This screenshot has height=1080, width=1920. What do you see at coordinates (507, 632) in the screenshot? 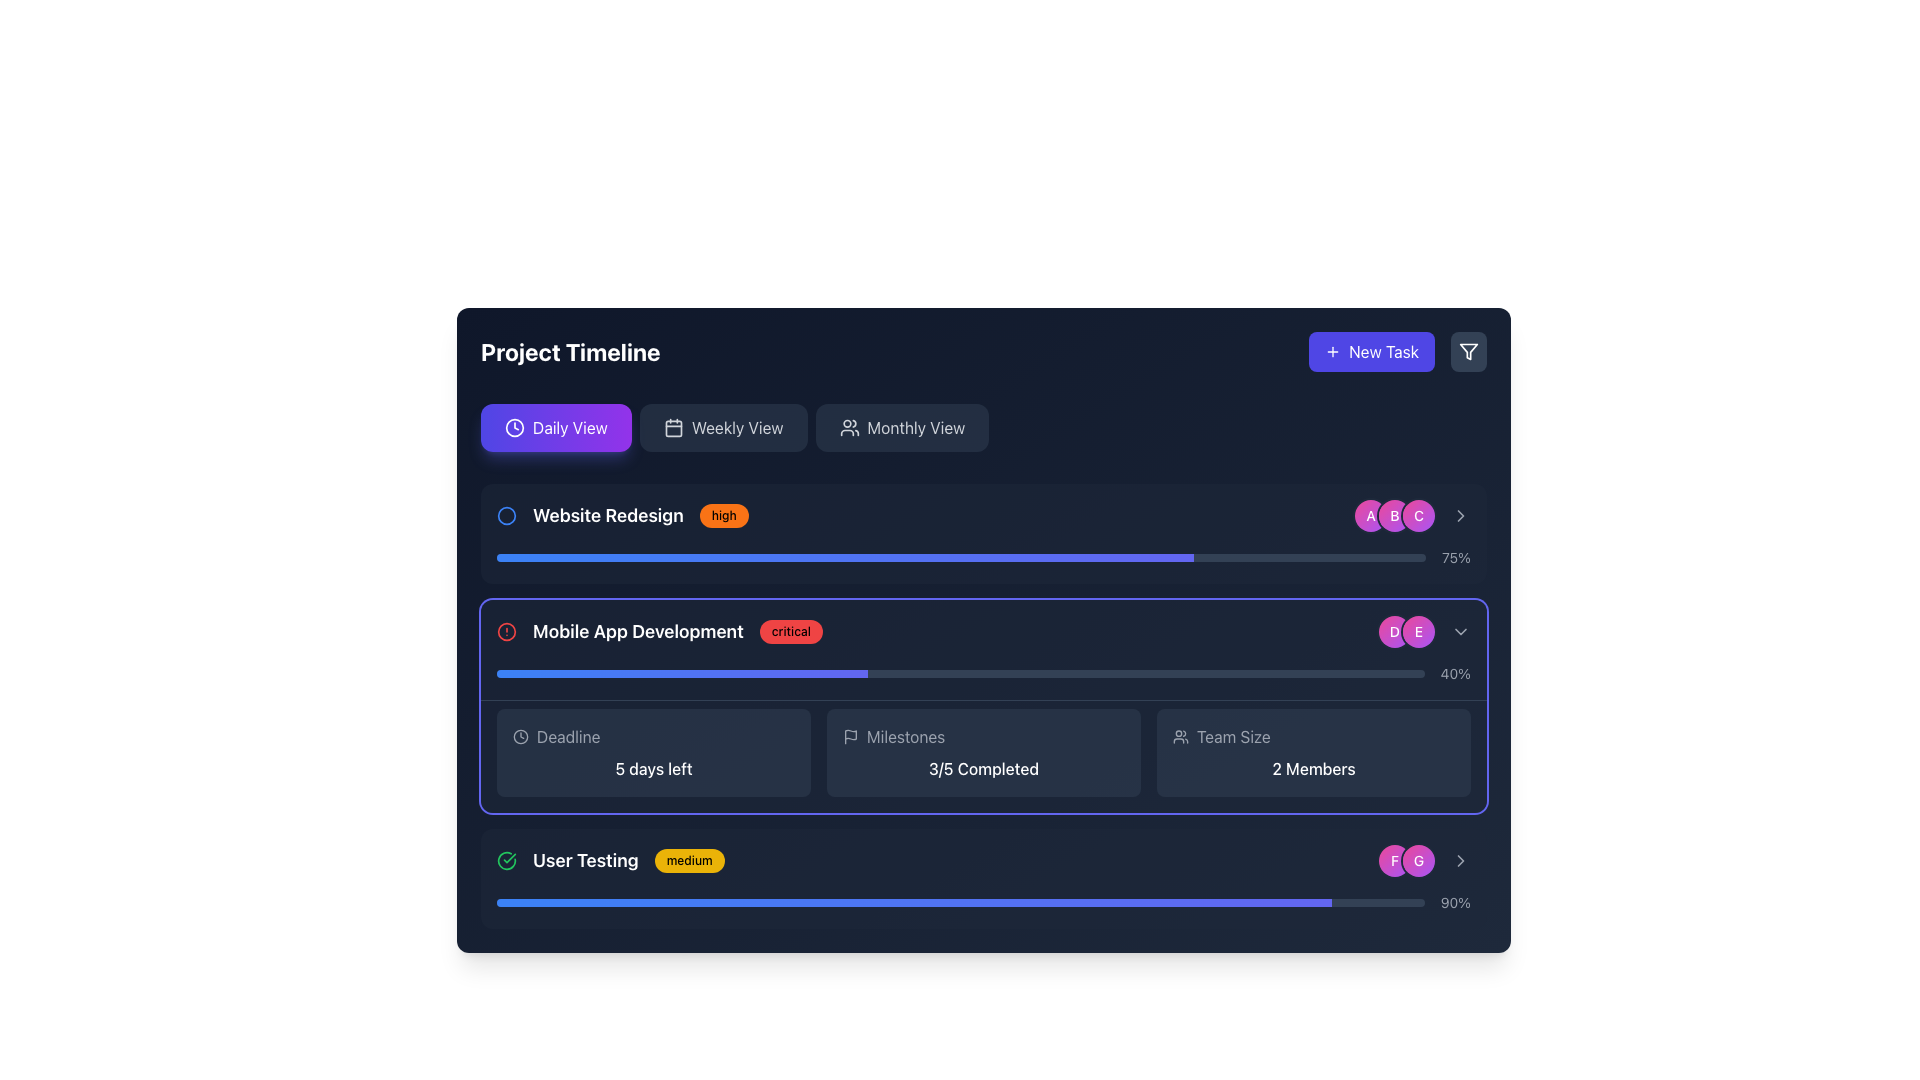
I see `the Alert indicator icon located to the left of the 'Mobile App Development' text to associate it with its label` at bounding box center [507, 632].